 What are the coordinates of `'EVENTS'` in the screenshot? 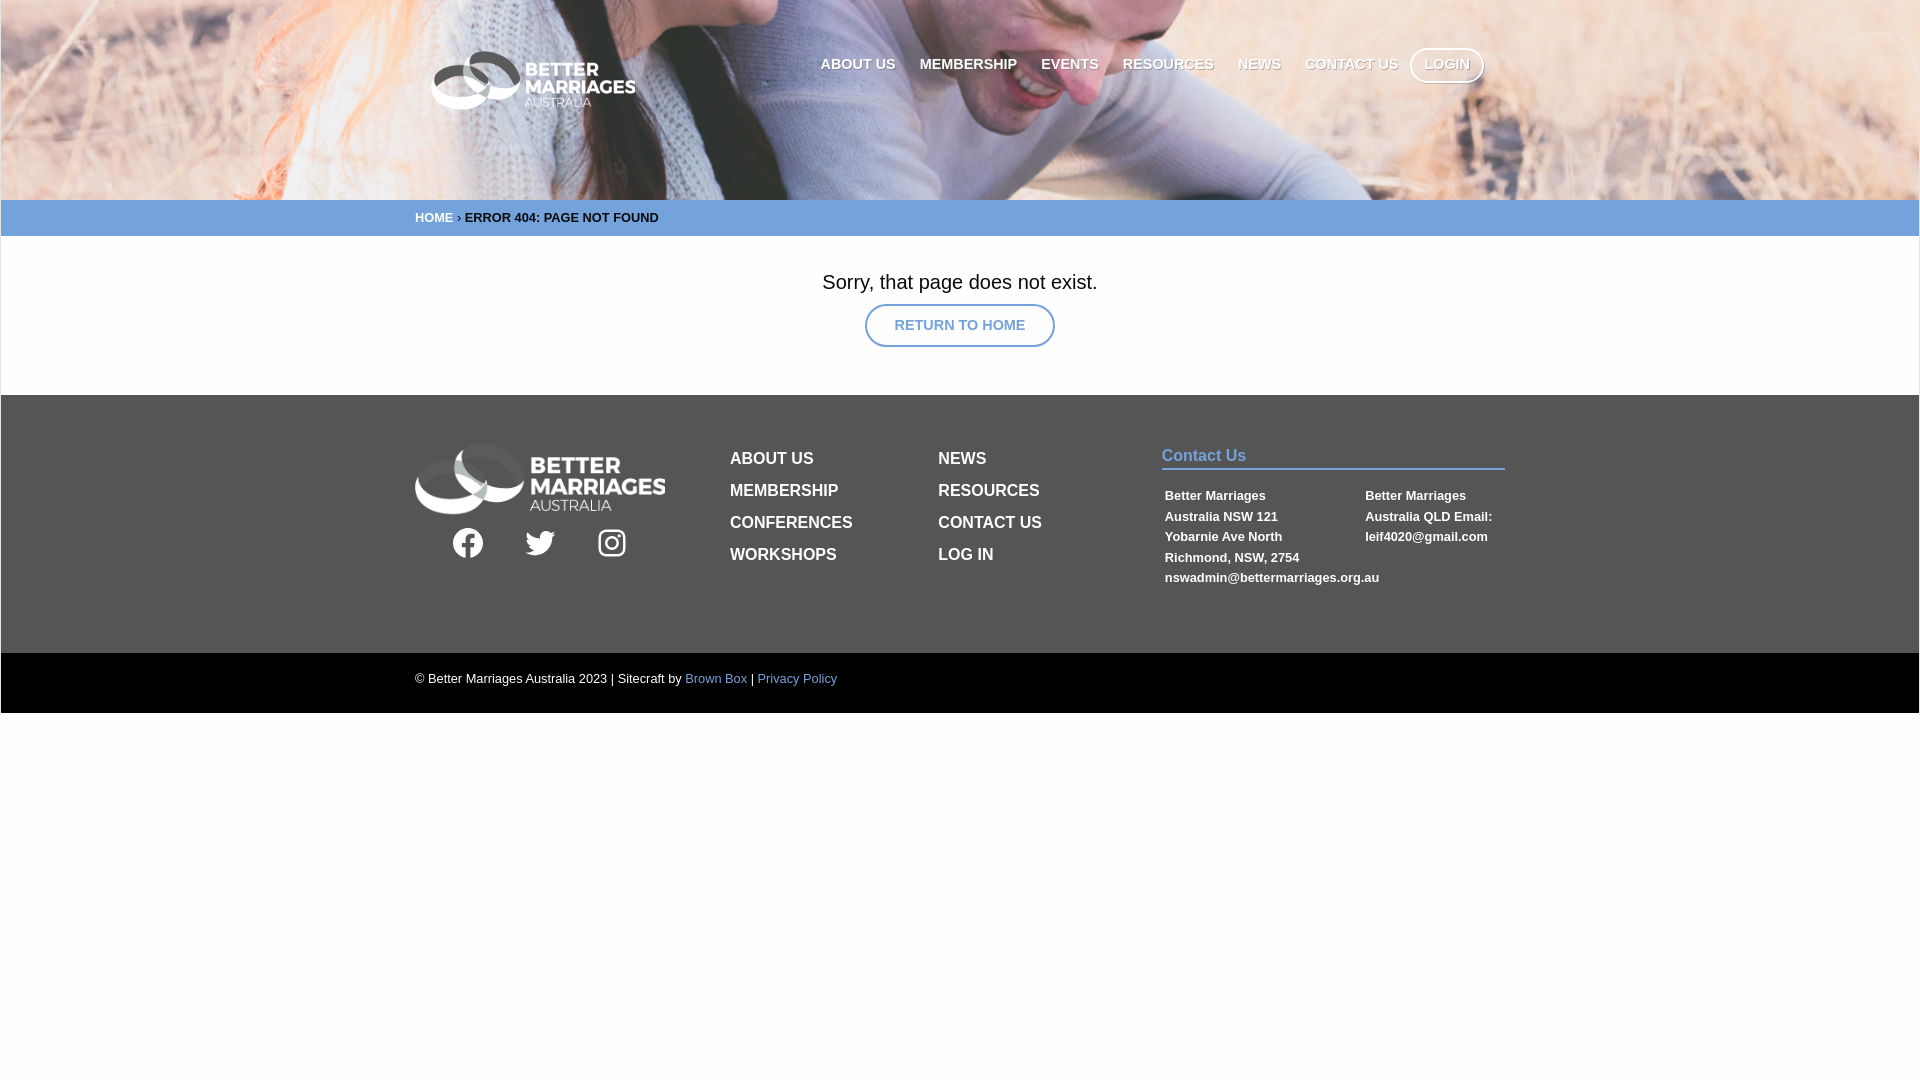 It's located at (1069, 64).